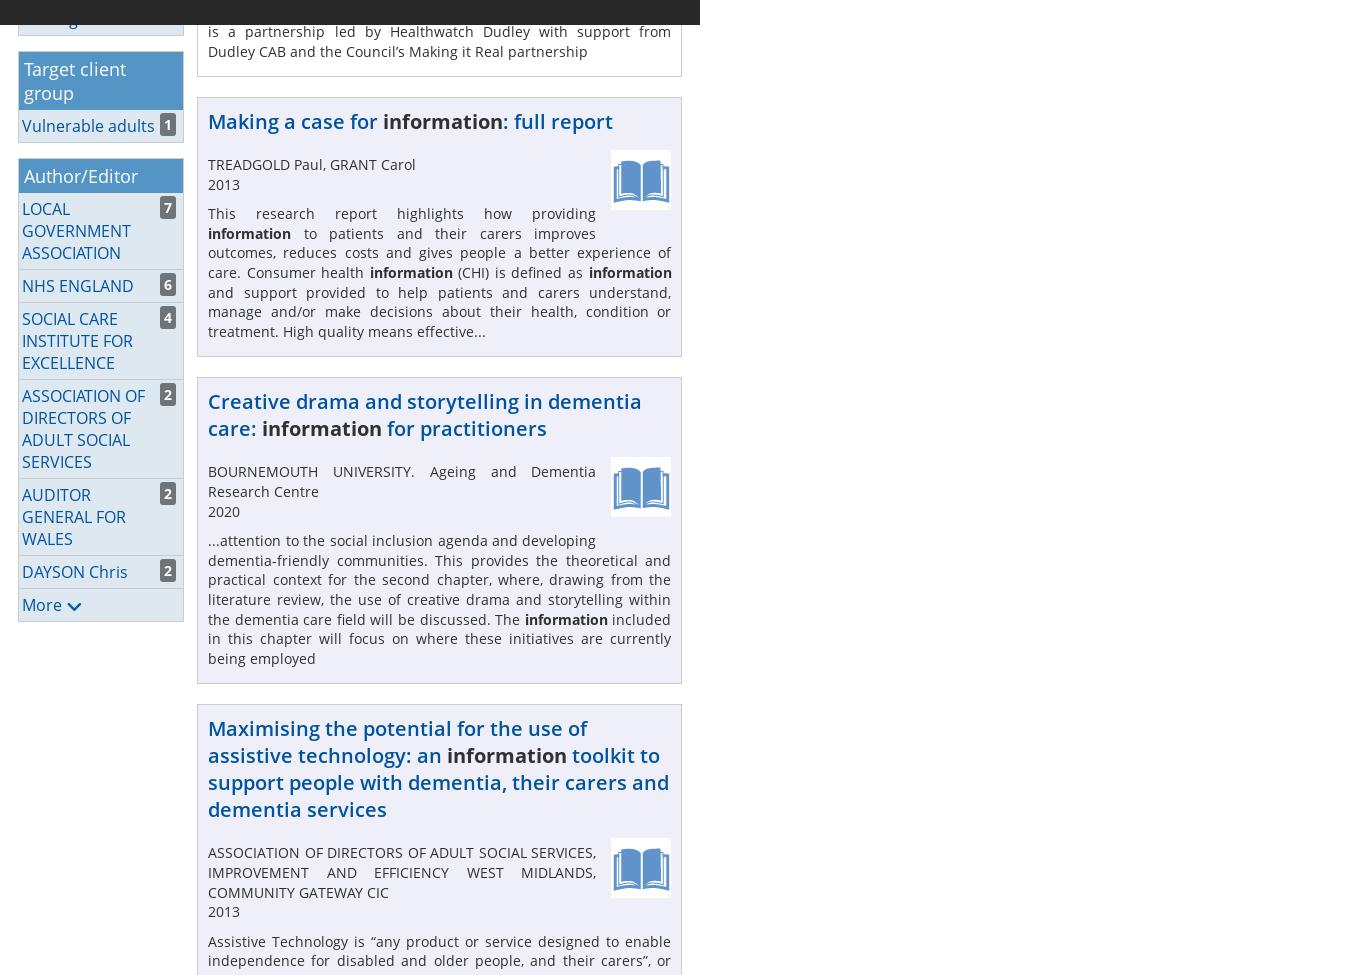  What do you see at coordinates (76, 338) in the screenshot?
I see `'SOCIAL CARE INSTITUTE FOR EXCELLENCE'` at bounding box center [76, 338].